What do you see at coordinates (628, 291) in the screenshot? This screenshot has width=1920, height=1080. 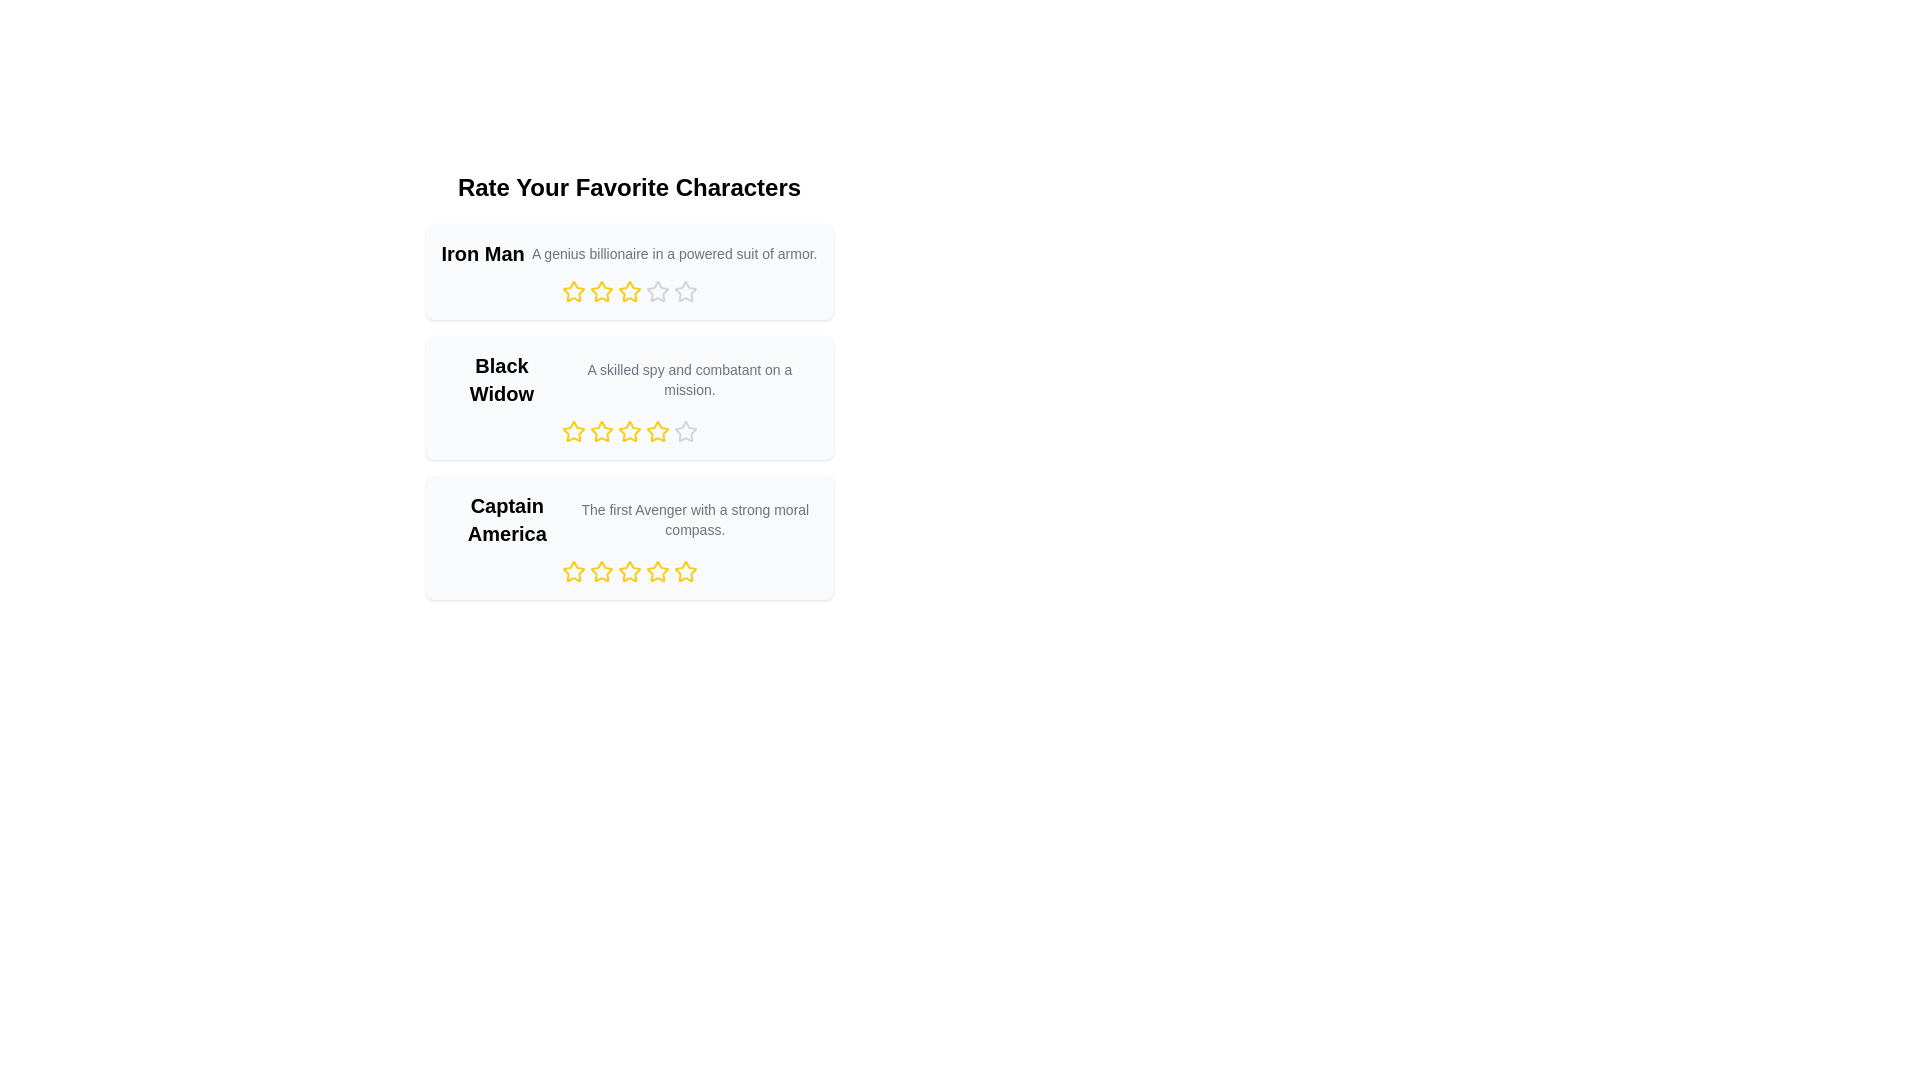 I see `the second star icon in the rating interface for 'Iron Man' to set a rating of 2 out of 5` at bounding box center [628, 291].